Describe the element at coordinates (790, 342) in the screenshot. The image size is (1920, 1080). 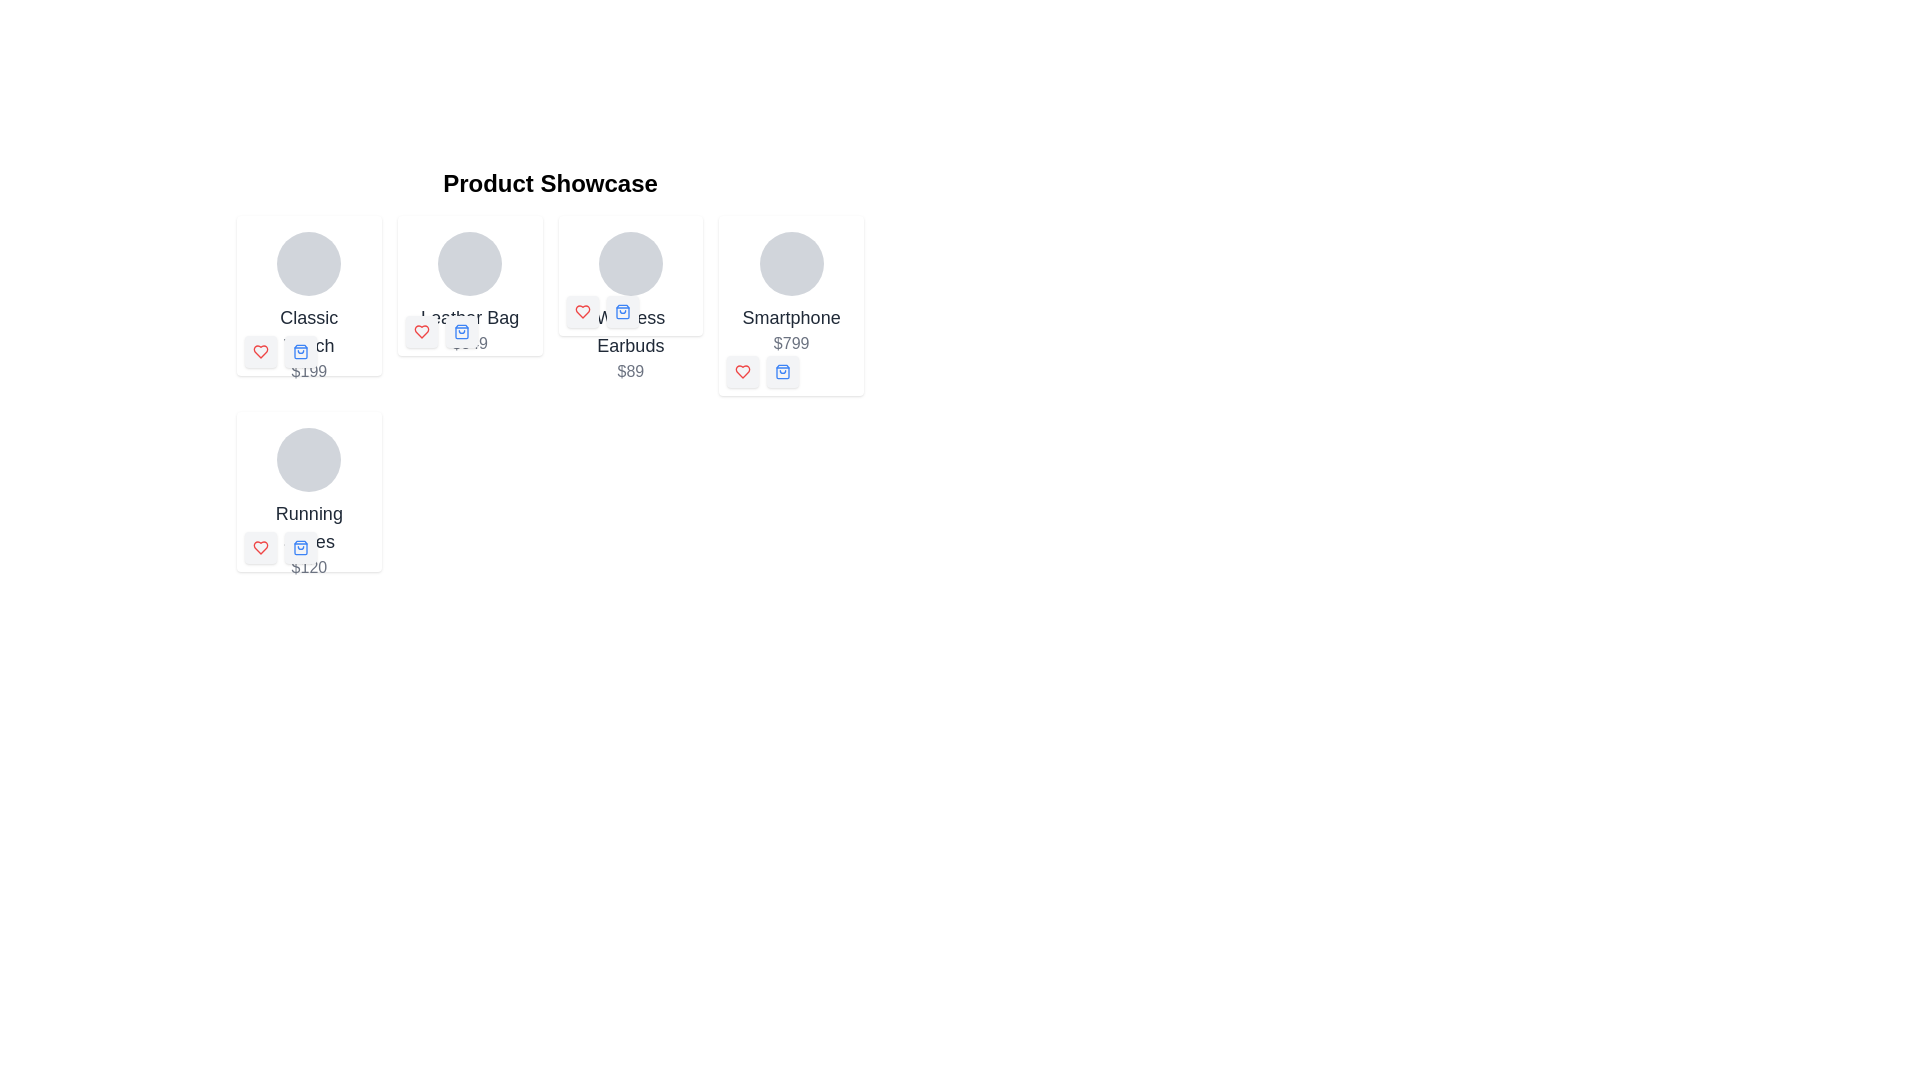
I see `the static text label displaying '$799', which is located below the 'Smartphone' text in the fourth product card` at that location.